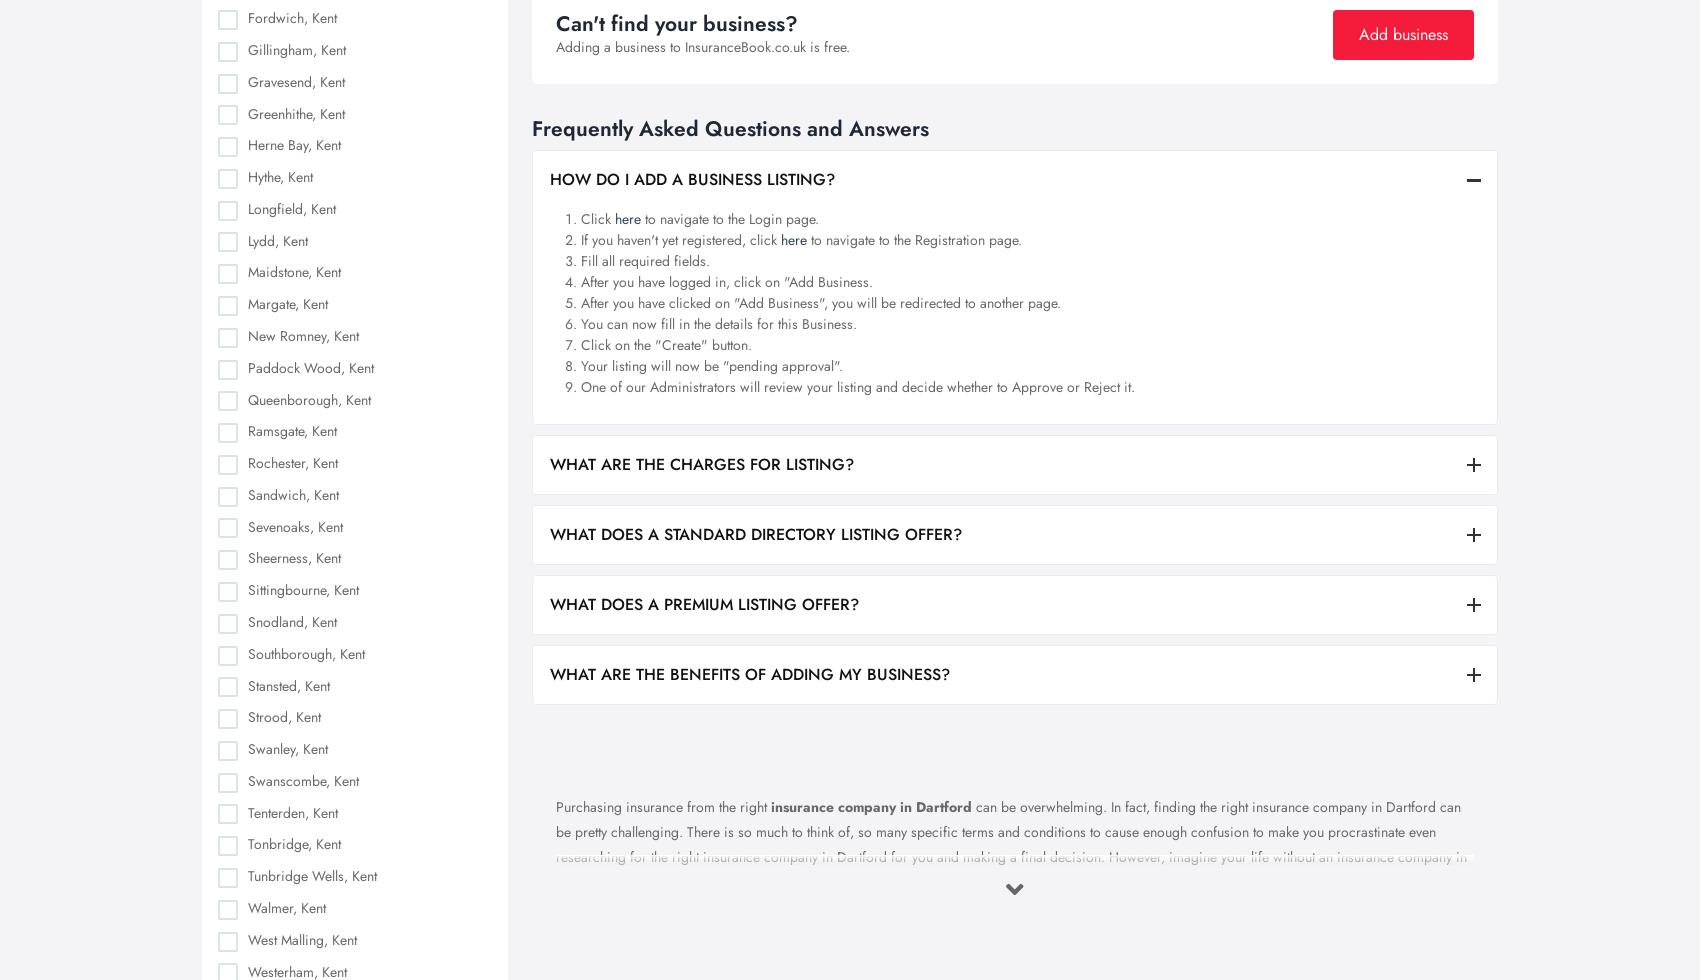 The height and width of the screenshot is (980, 1700). I want to click on 'Cookies', so click(1106, 720).